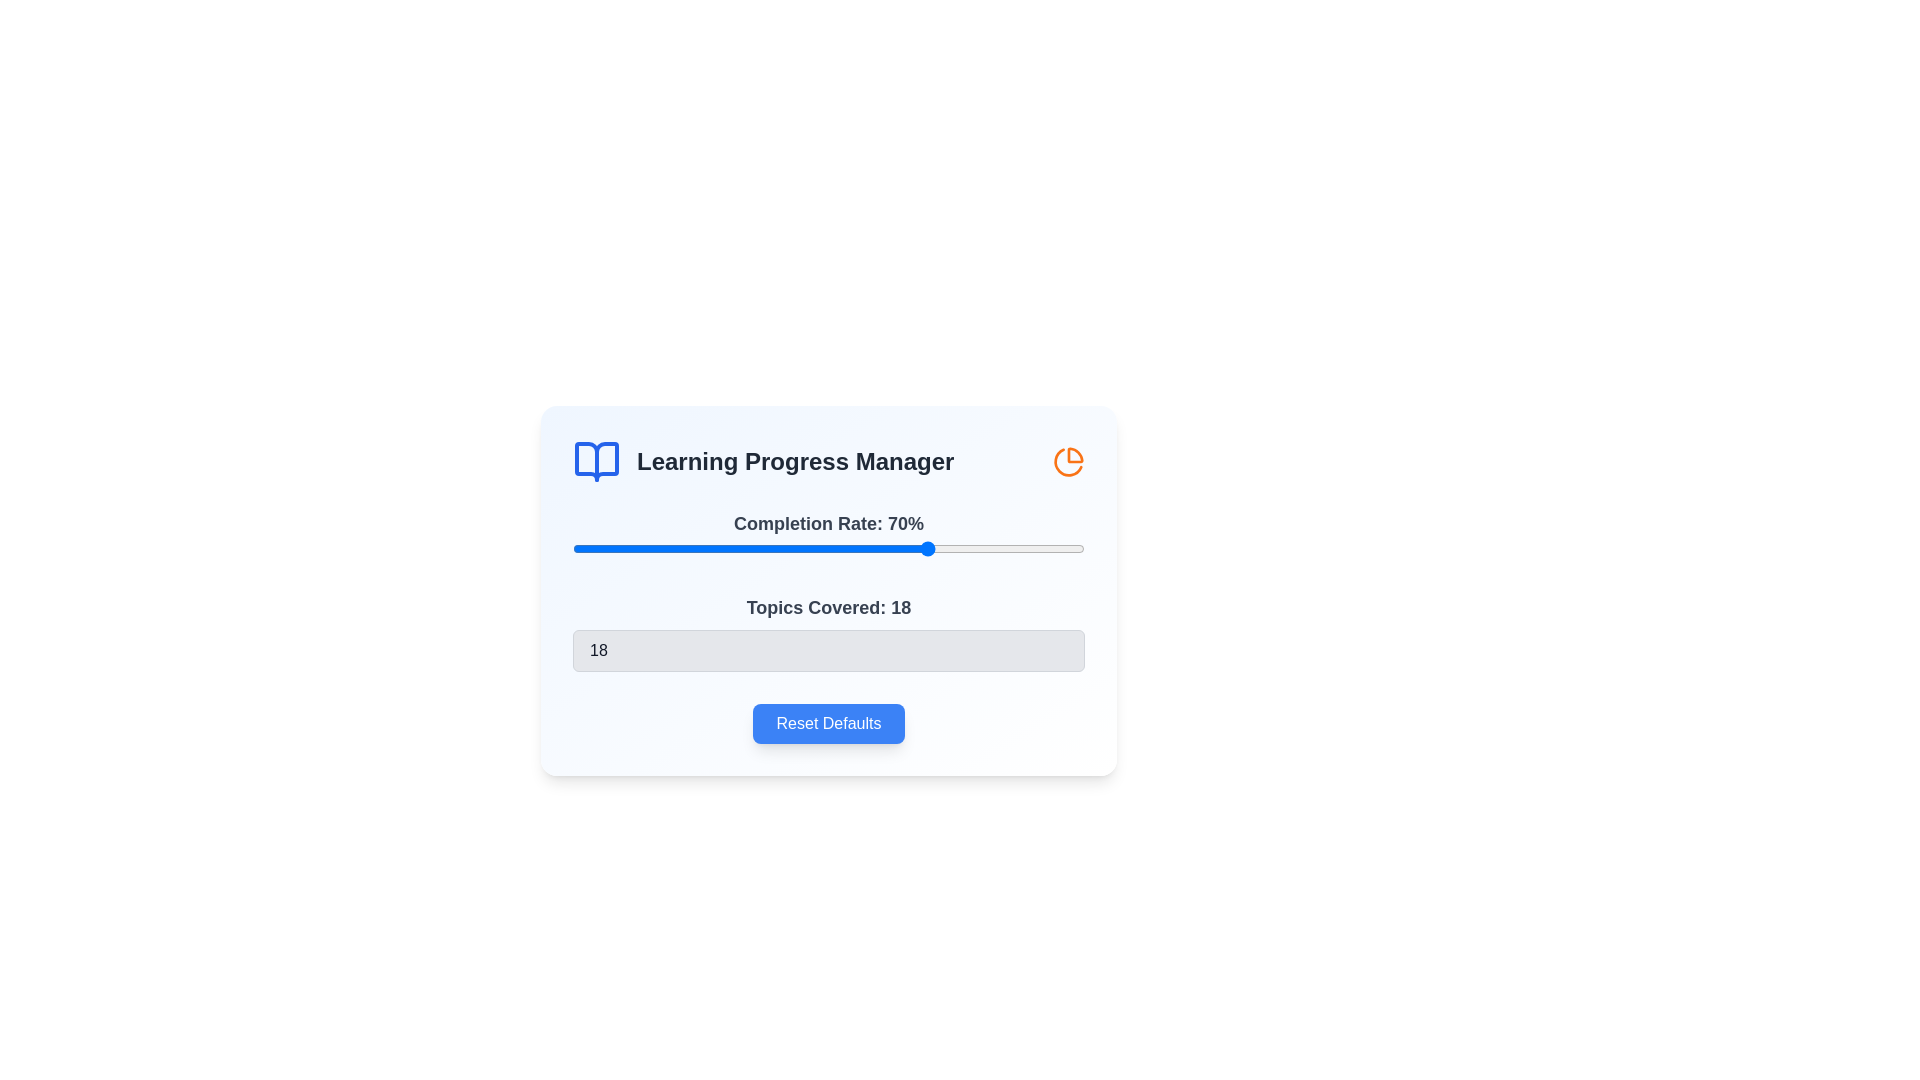  Describe the element at coordinates (829, 651) in the screenshot. I see `the number of topics covered to 12 by entering the value in the input box` at that location.